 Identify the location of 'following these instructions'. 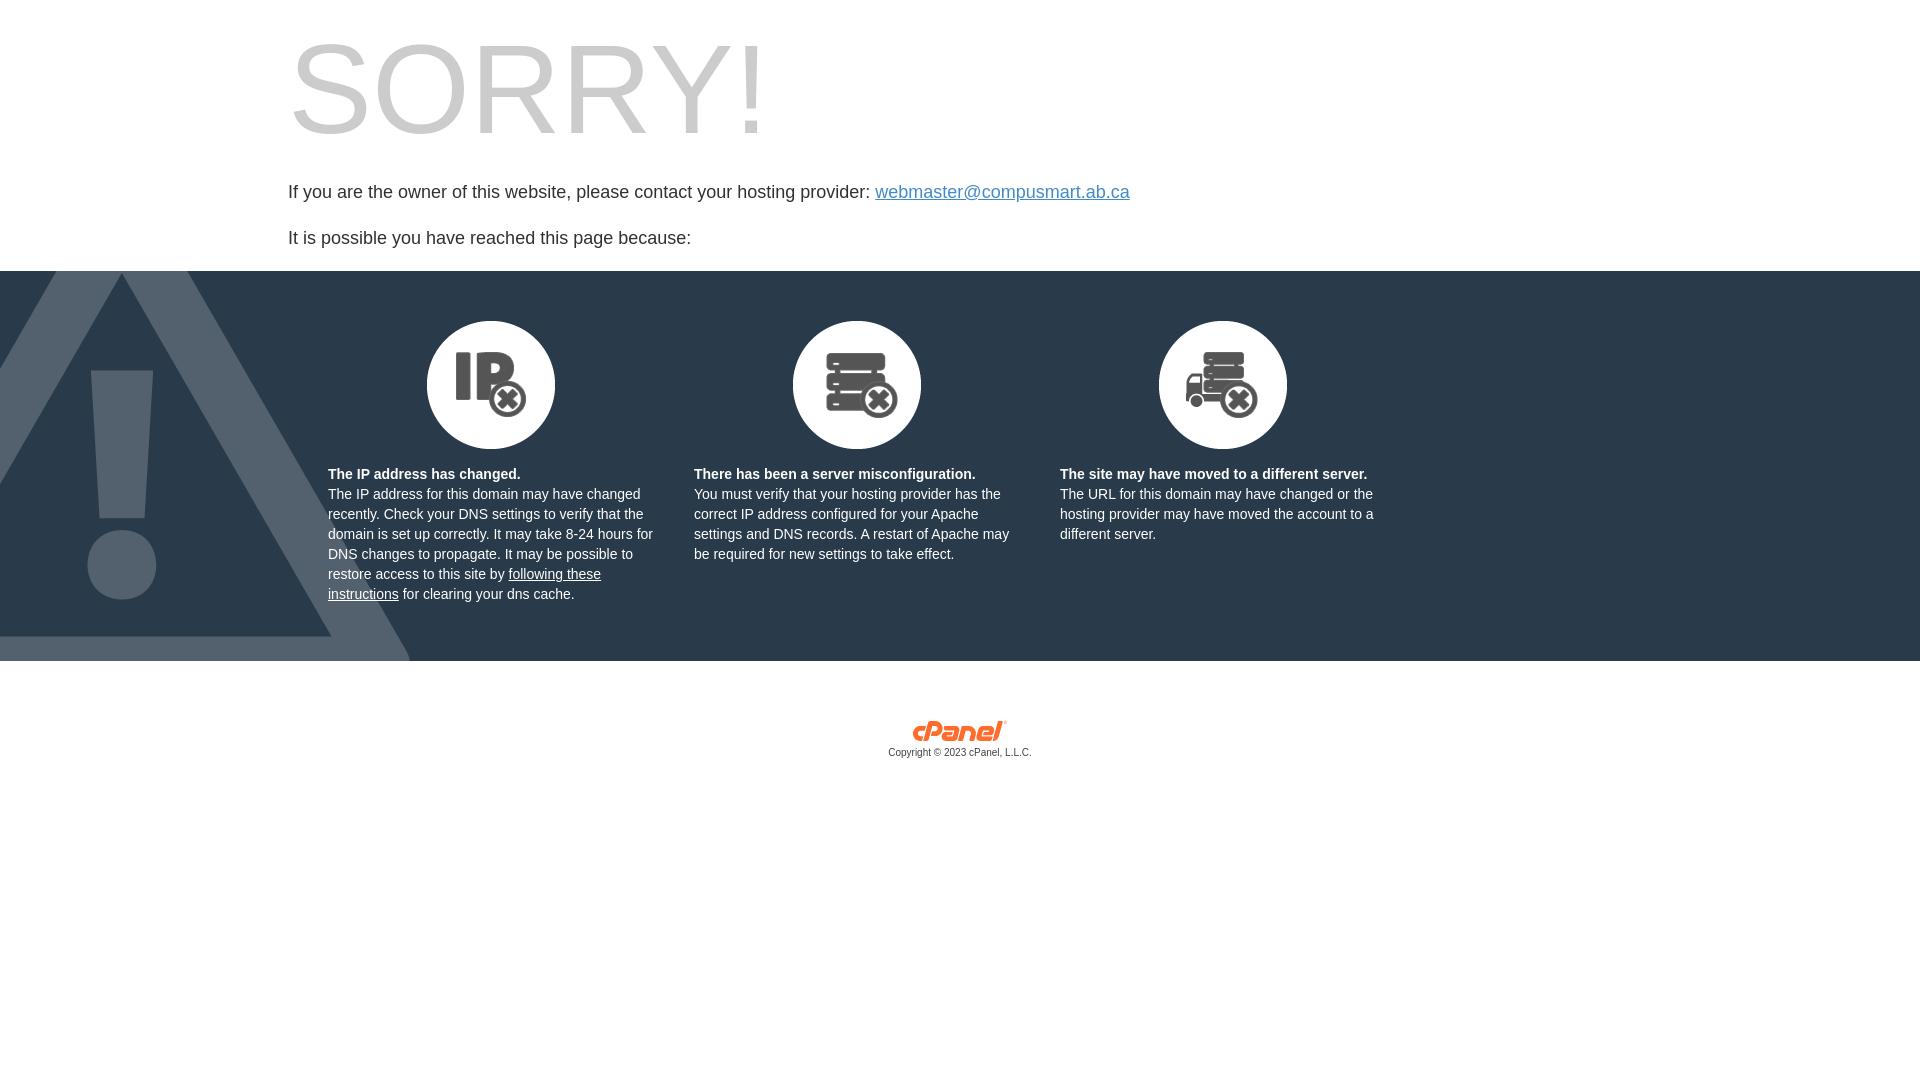
(463, 583).